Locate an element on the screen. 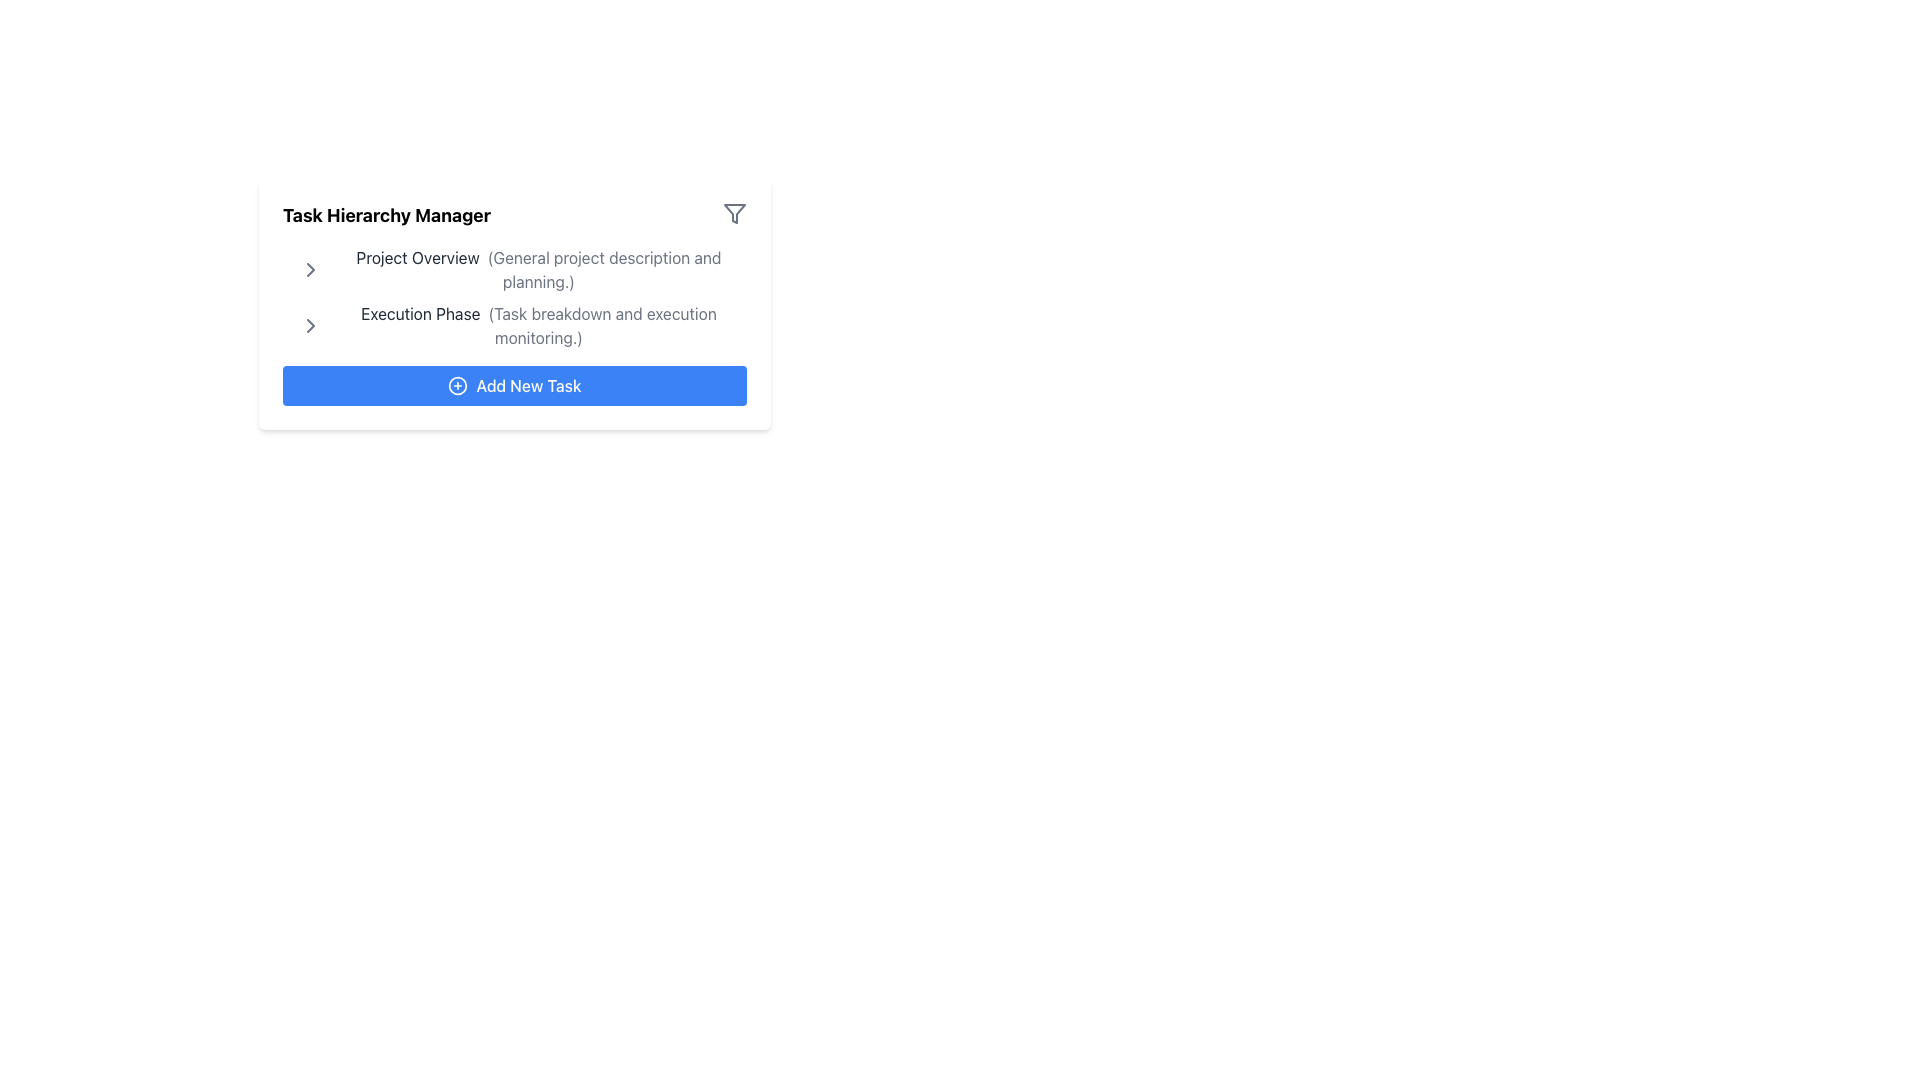  the right-facing chevron arrow icon located to the left of the 'Execution Phase' text in the task hierarchy interface is located at coordinates (310, 325).